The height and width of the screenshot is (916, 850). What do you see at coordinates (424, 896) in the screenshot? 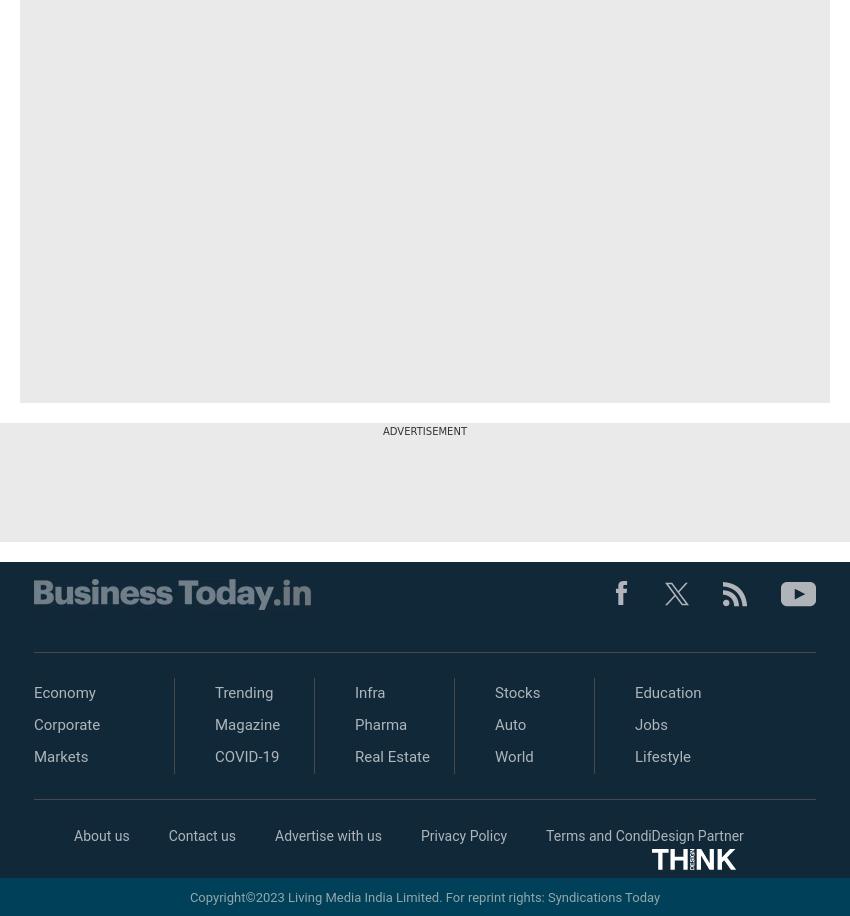
I see `'Copyright©2023 Living Media India Limited. For reprint rights: Syndications Today'` at bounding box center [424, 896].